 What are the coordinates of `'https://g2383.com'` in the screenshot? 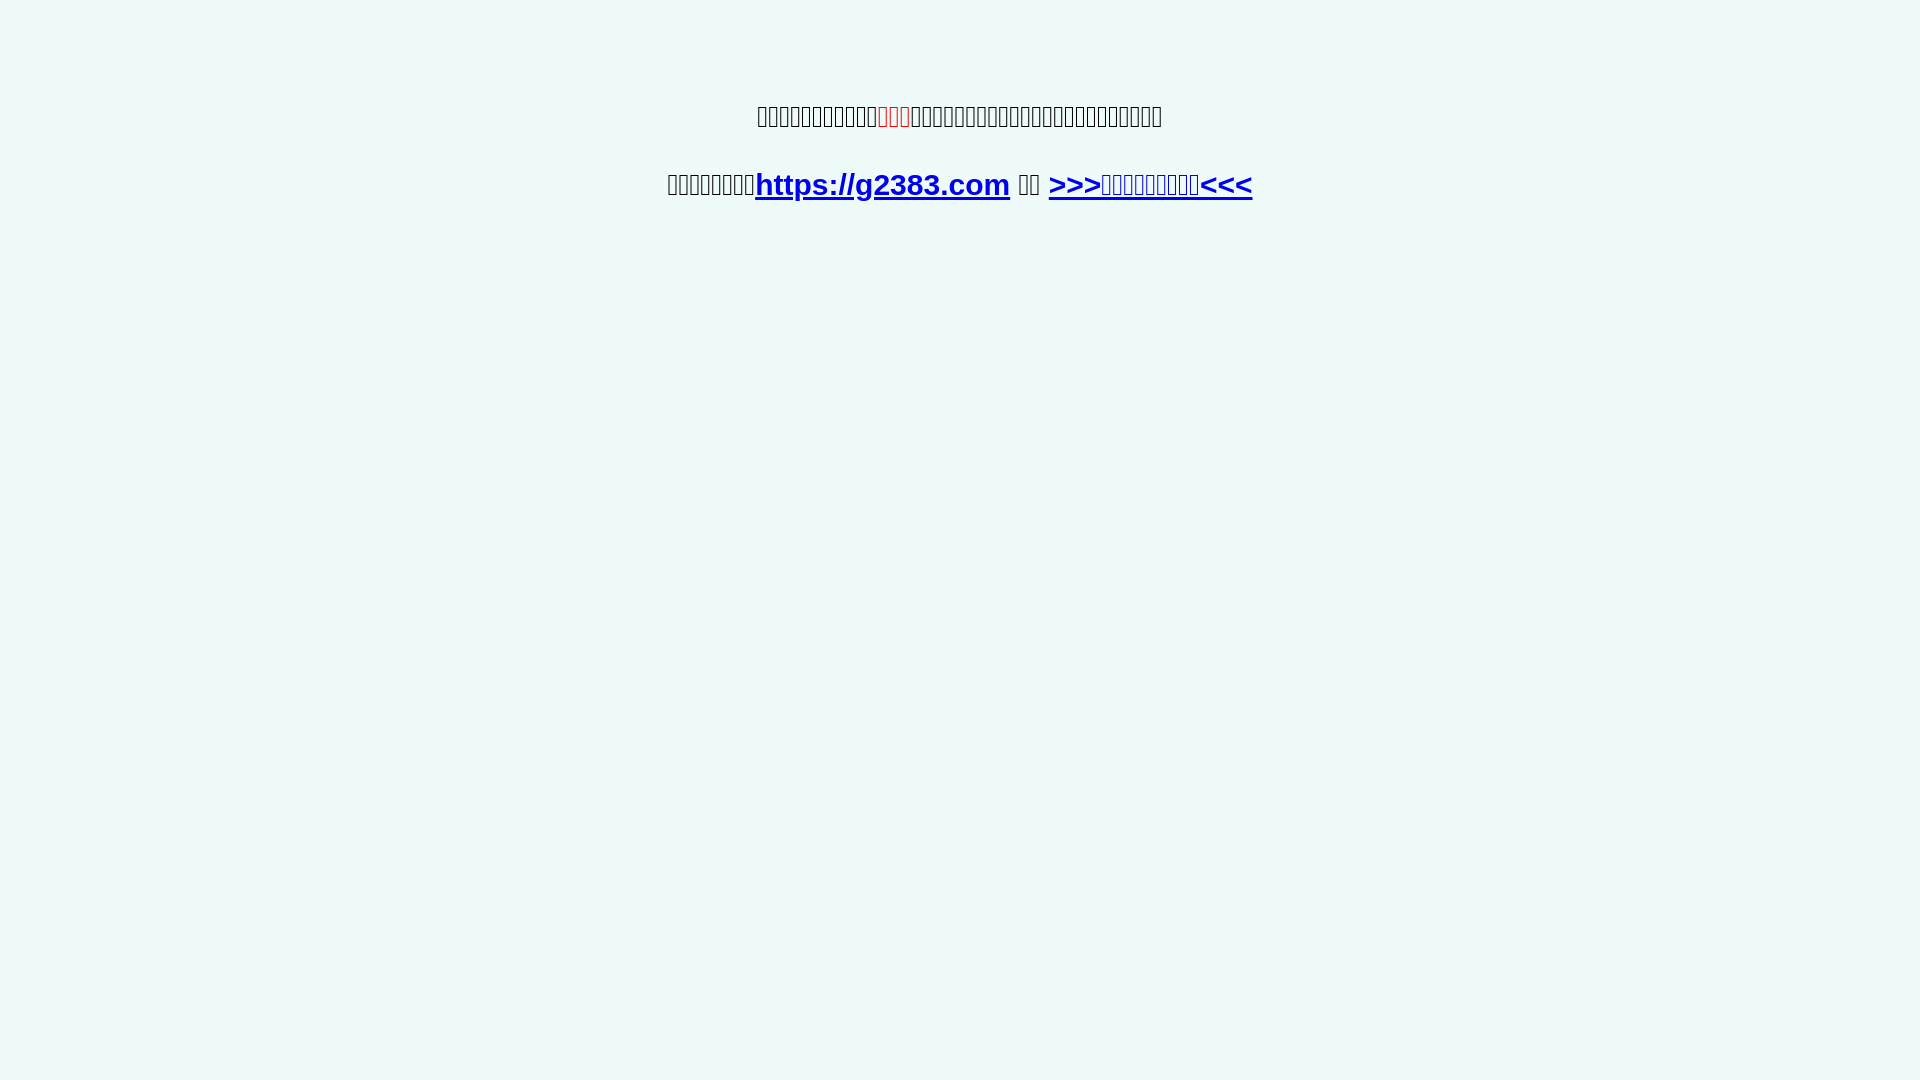 It's located at (881, 184).